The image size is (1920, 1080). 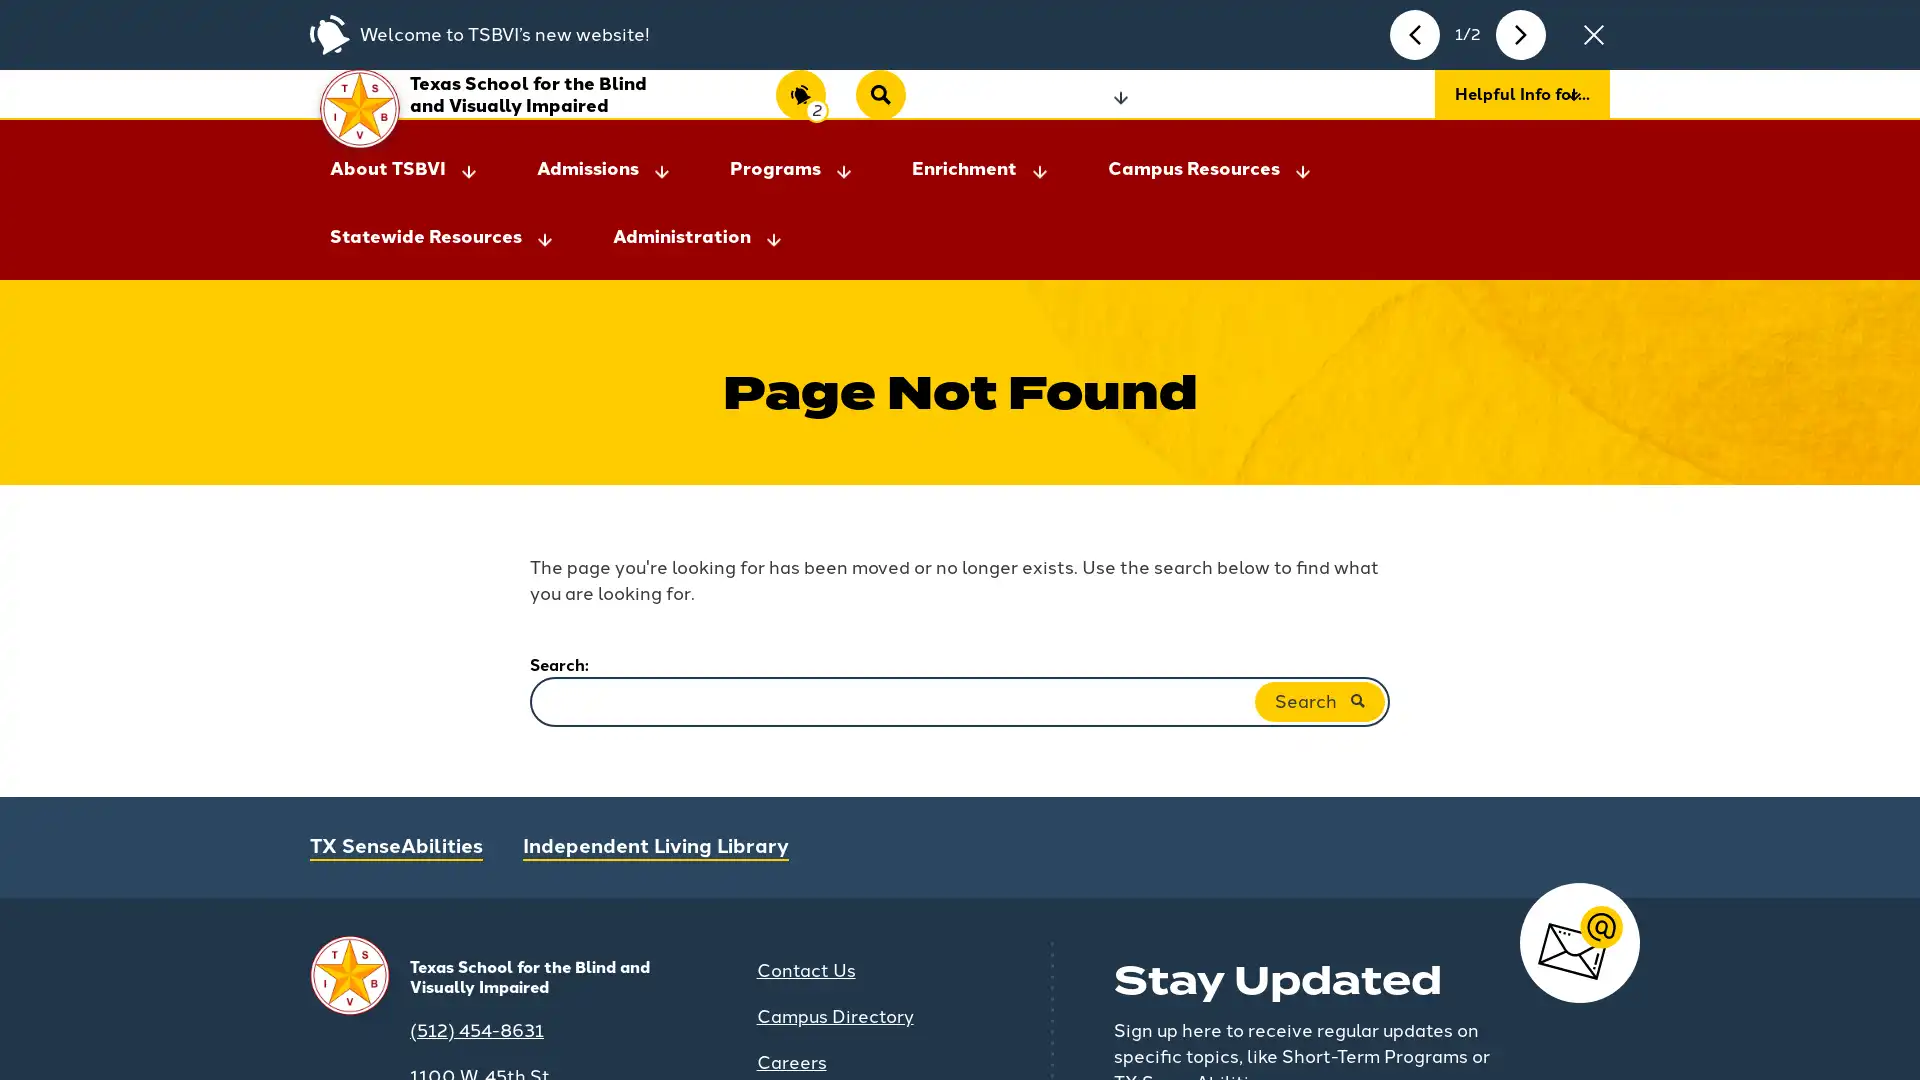 What do you see at coordinates (1592, 34) in the screenshot?
I see `Close Alert Bar` at bounding box center [1592, 34].